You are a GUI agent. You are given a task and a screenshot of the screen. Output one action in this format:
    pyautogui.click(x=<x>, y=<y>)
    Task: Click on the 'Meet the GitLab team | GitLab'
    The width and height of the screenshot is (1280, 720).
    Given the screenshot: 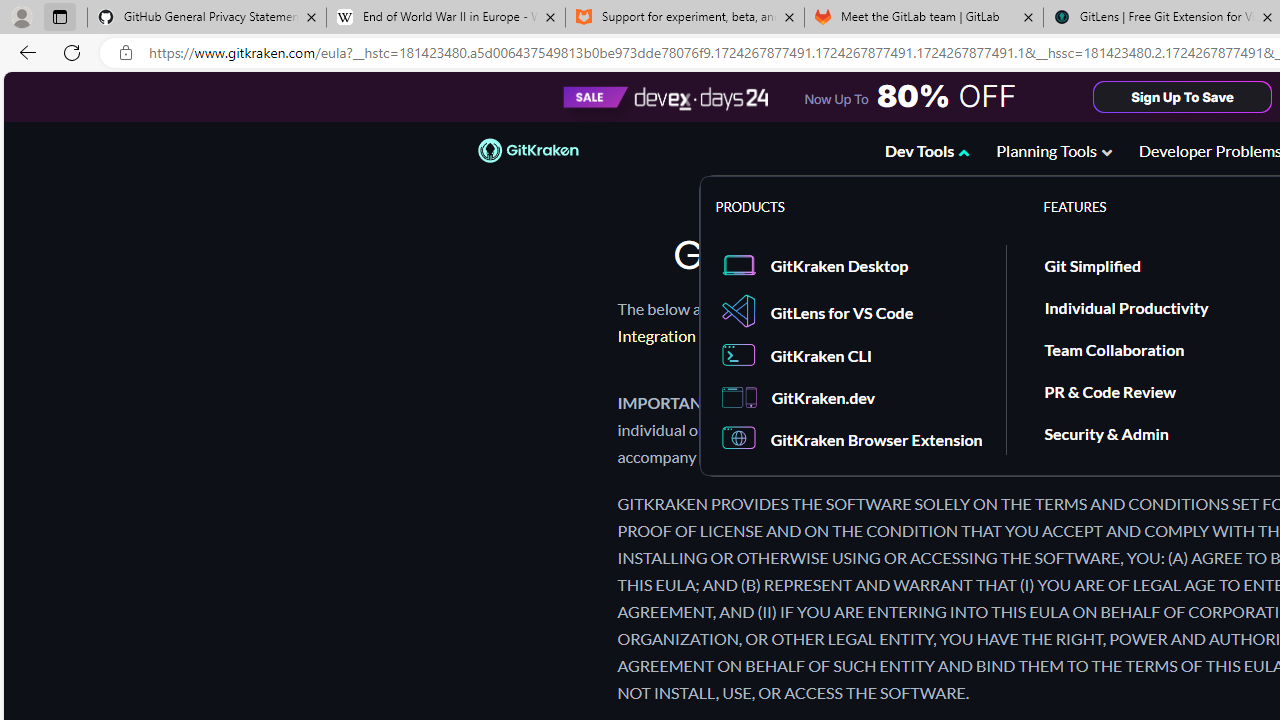 What is the action you would take?
    pyautogui.click(x=923, y=17)
    